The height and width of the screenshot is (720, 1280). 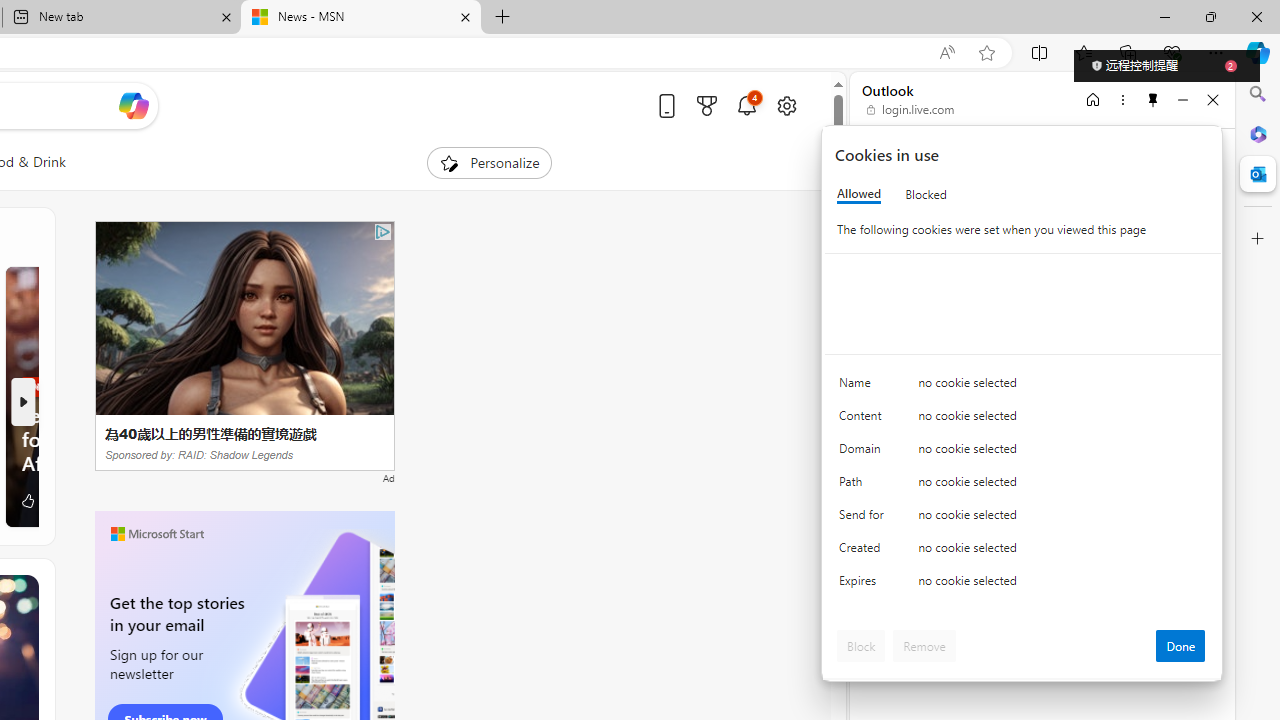 I want to click on 'Content', so click(x=865, y=419).